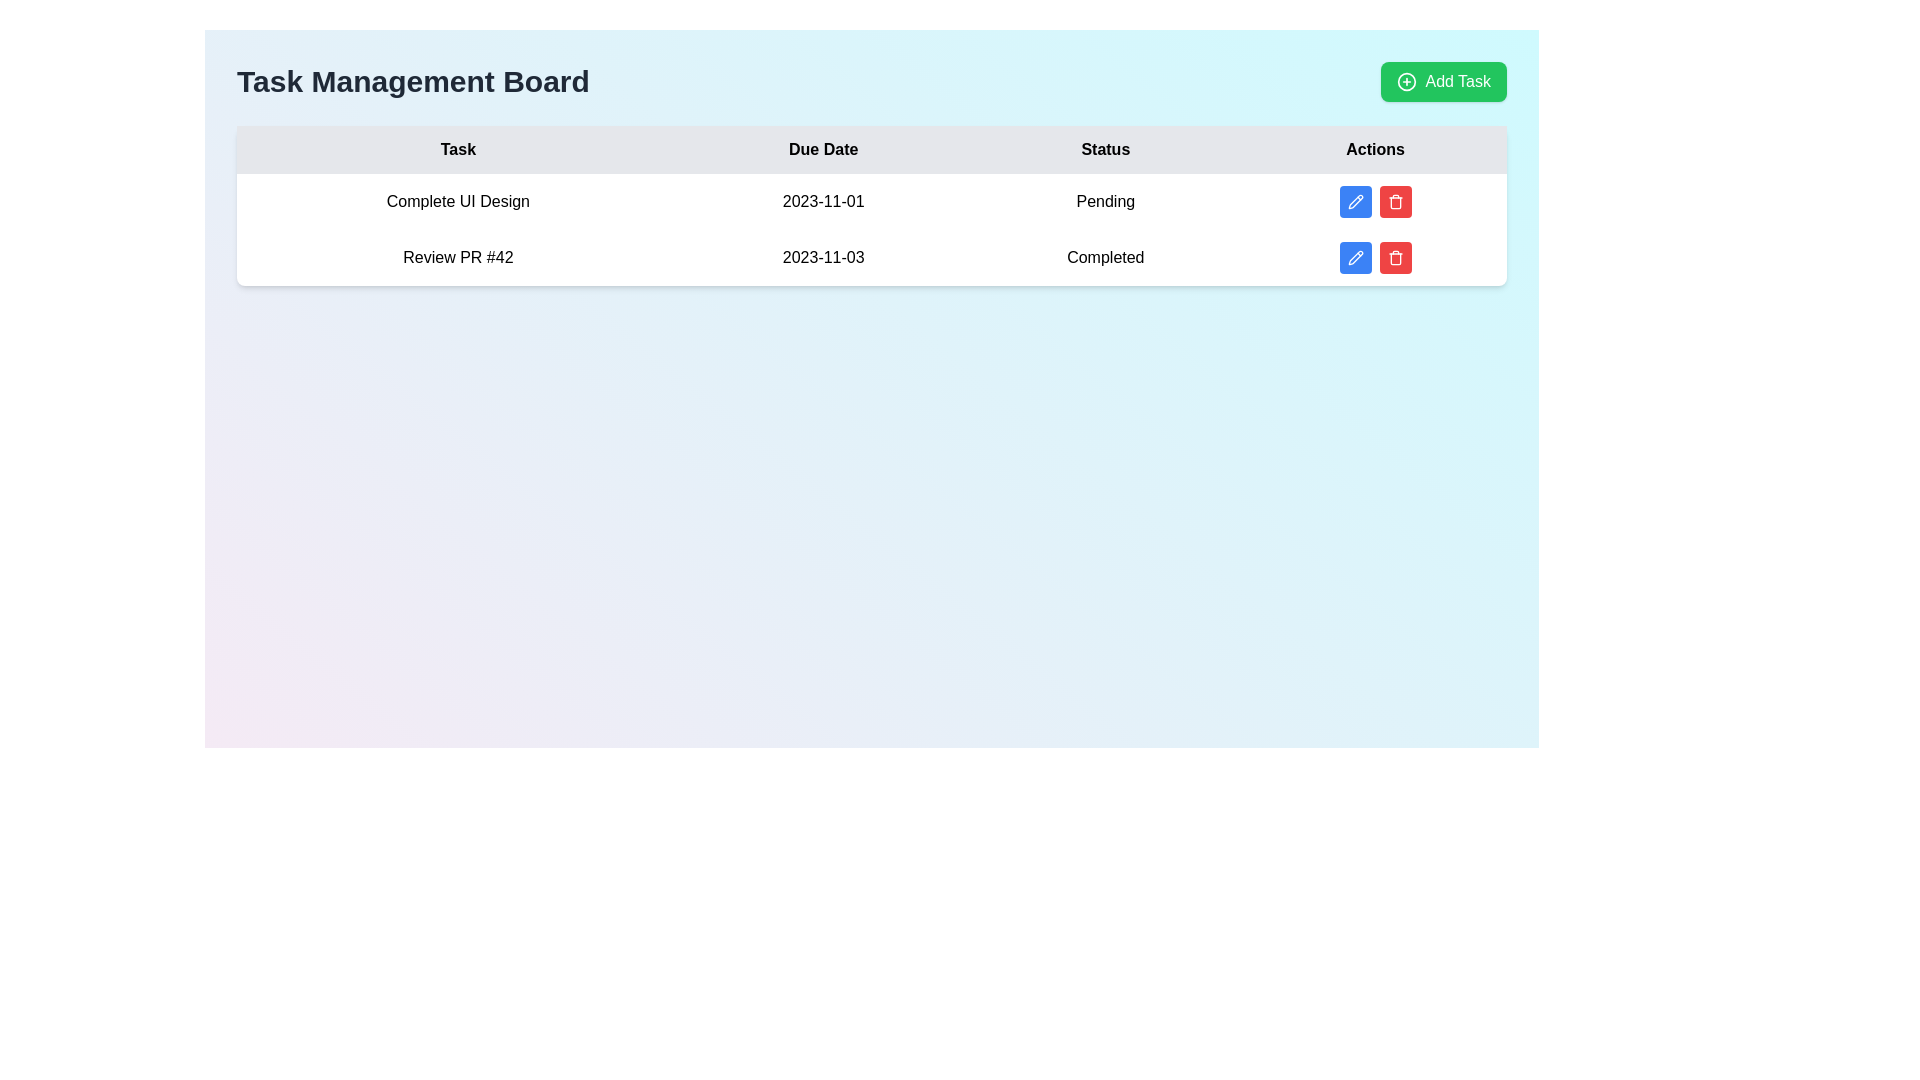 The image size is (1920, 1080). I want to click on the blue square button with a white pencil icon in the 'Actions' column of the second row, which corresponds to the task titled 'Review PR #42', so click(1355, 257).